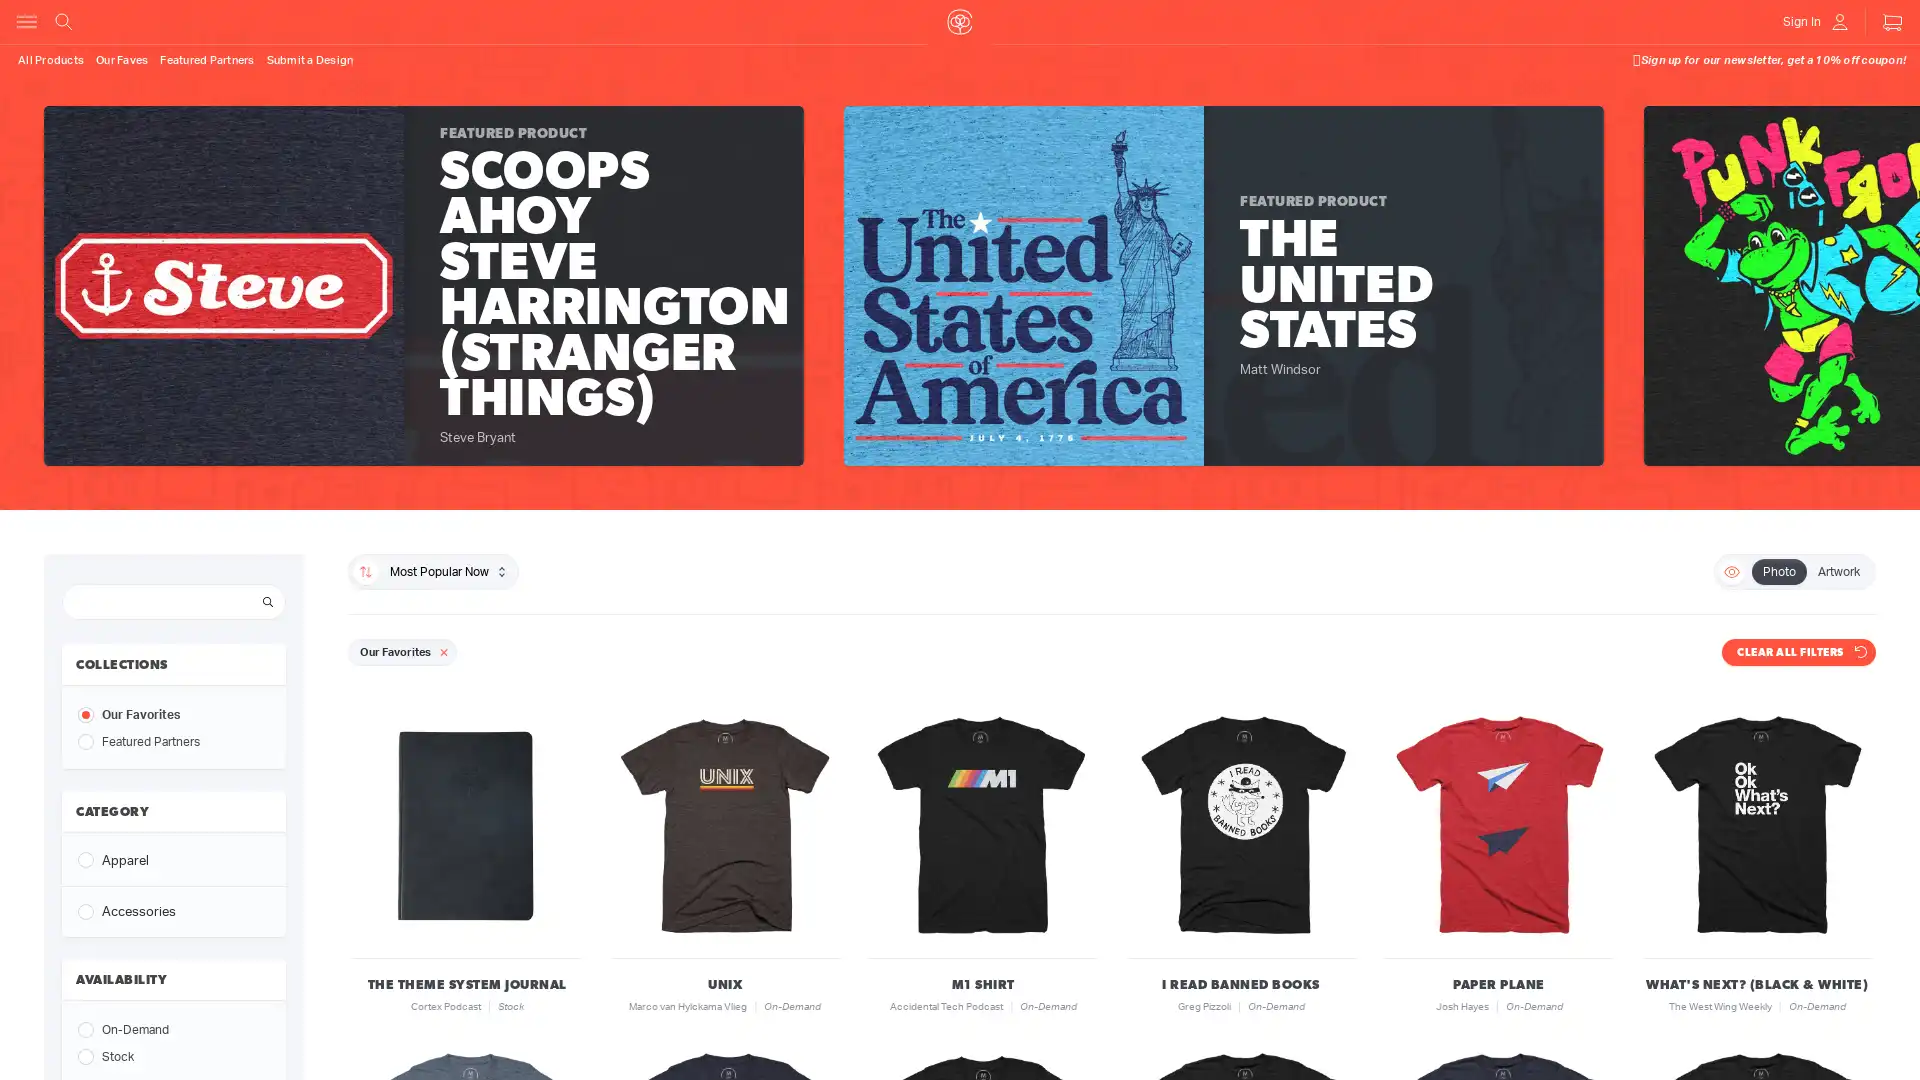 Image resolution: width=1920 pixels, height=1080 pixels. What do you see at coordinates (267, 627) in the screenshot?
I see `Search` at bounding box center [267, 627].